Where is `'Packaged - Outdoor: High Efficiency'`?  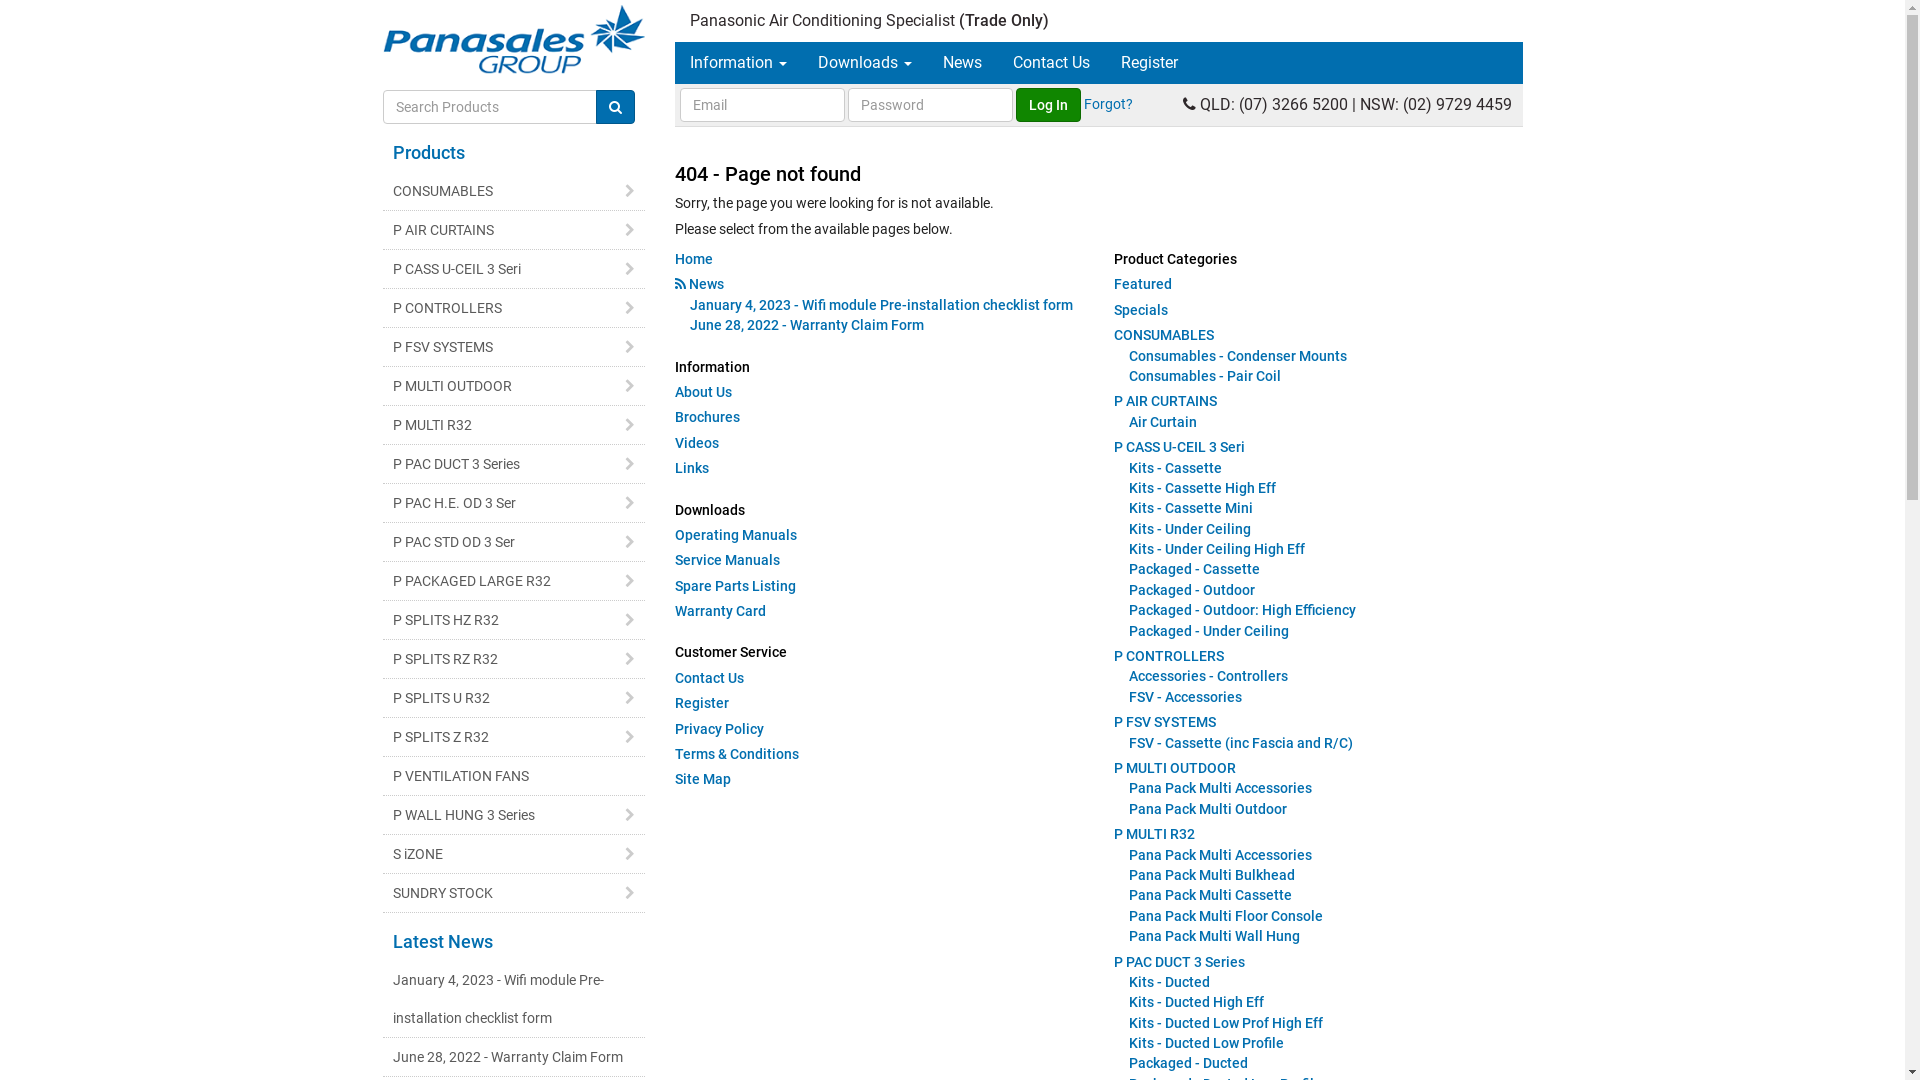
'Packaged - Outdoor: High Efficiency' is located at coordinates (1241, 608).